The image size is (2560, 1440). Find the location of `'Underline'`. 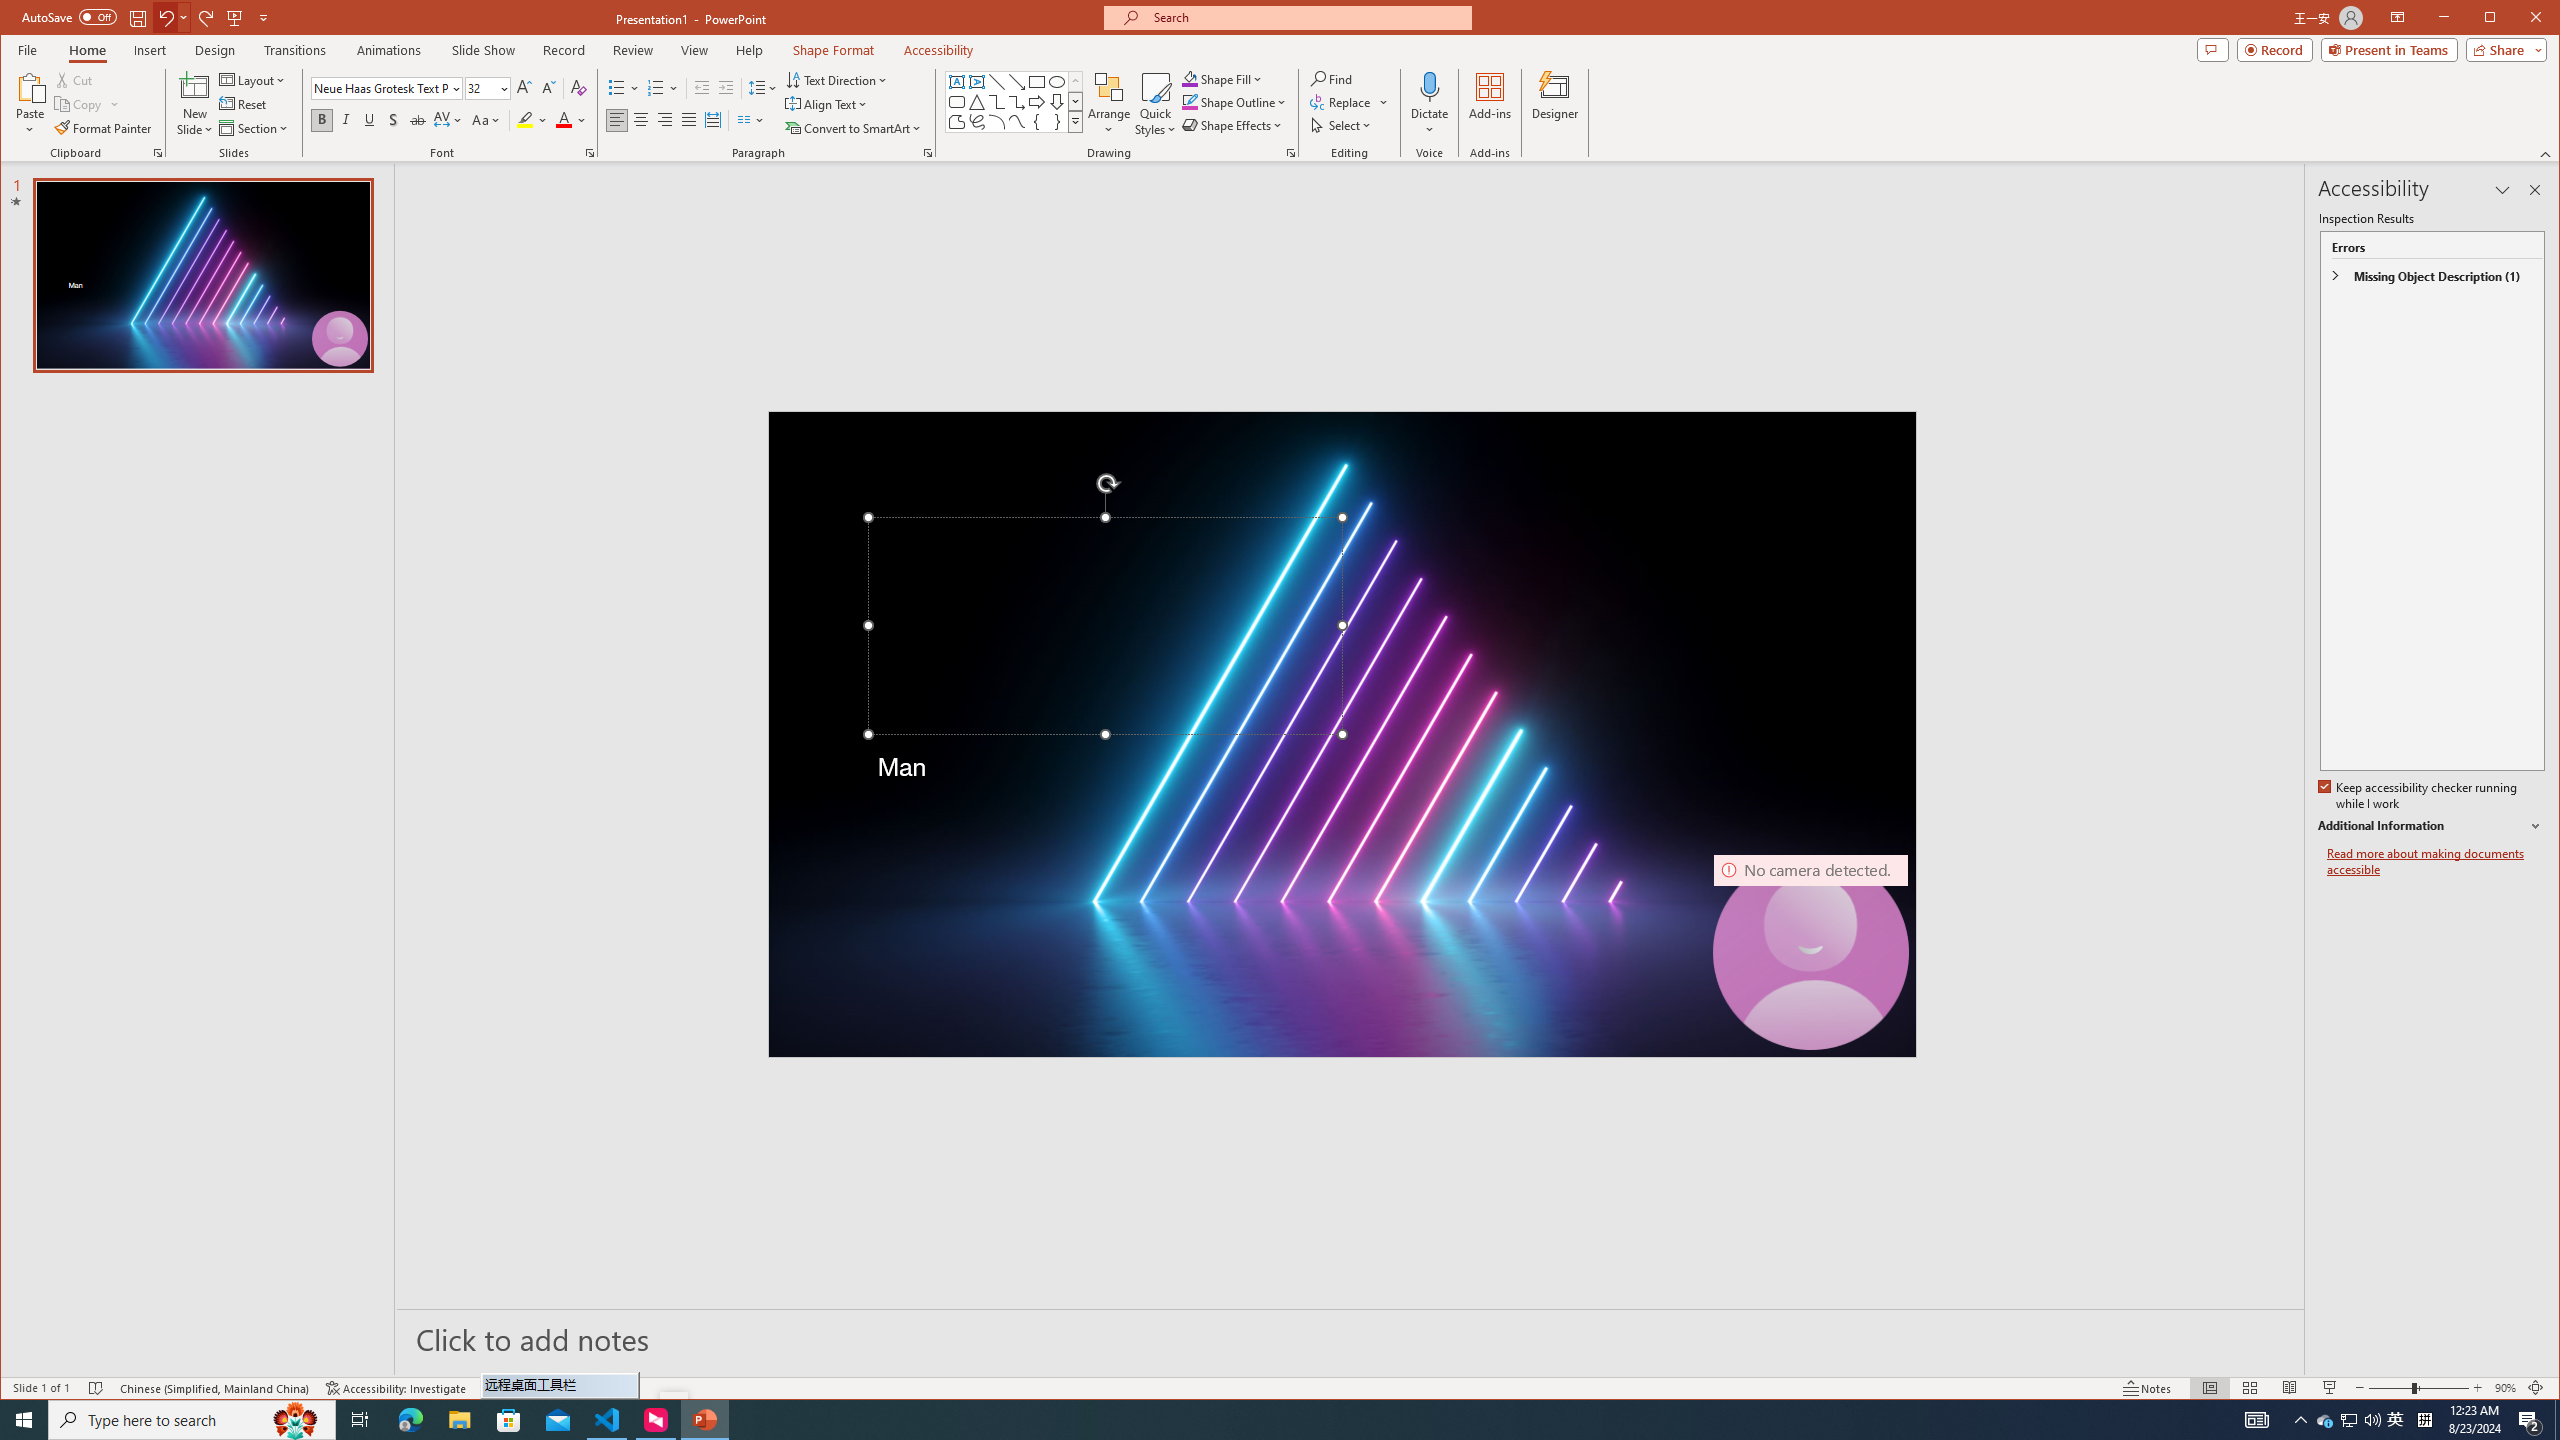

'Underline' is located at coordinates (368, 119).